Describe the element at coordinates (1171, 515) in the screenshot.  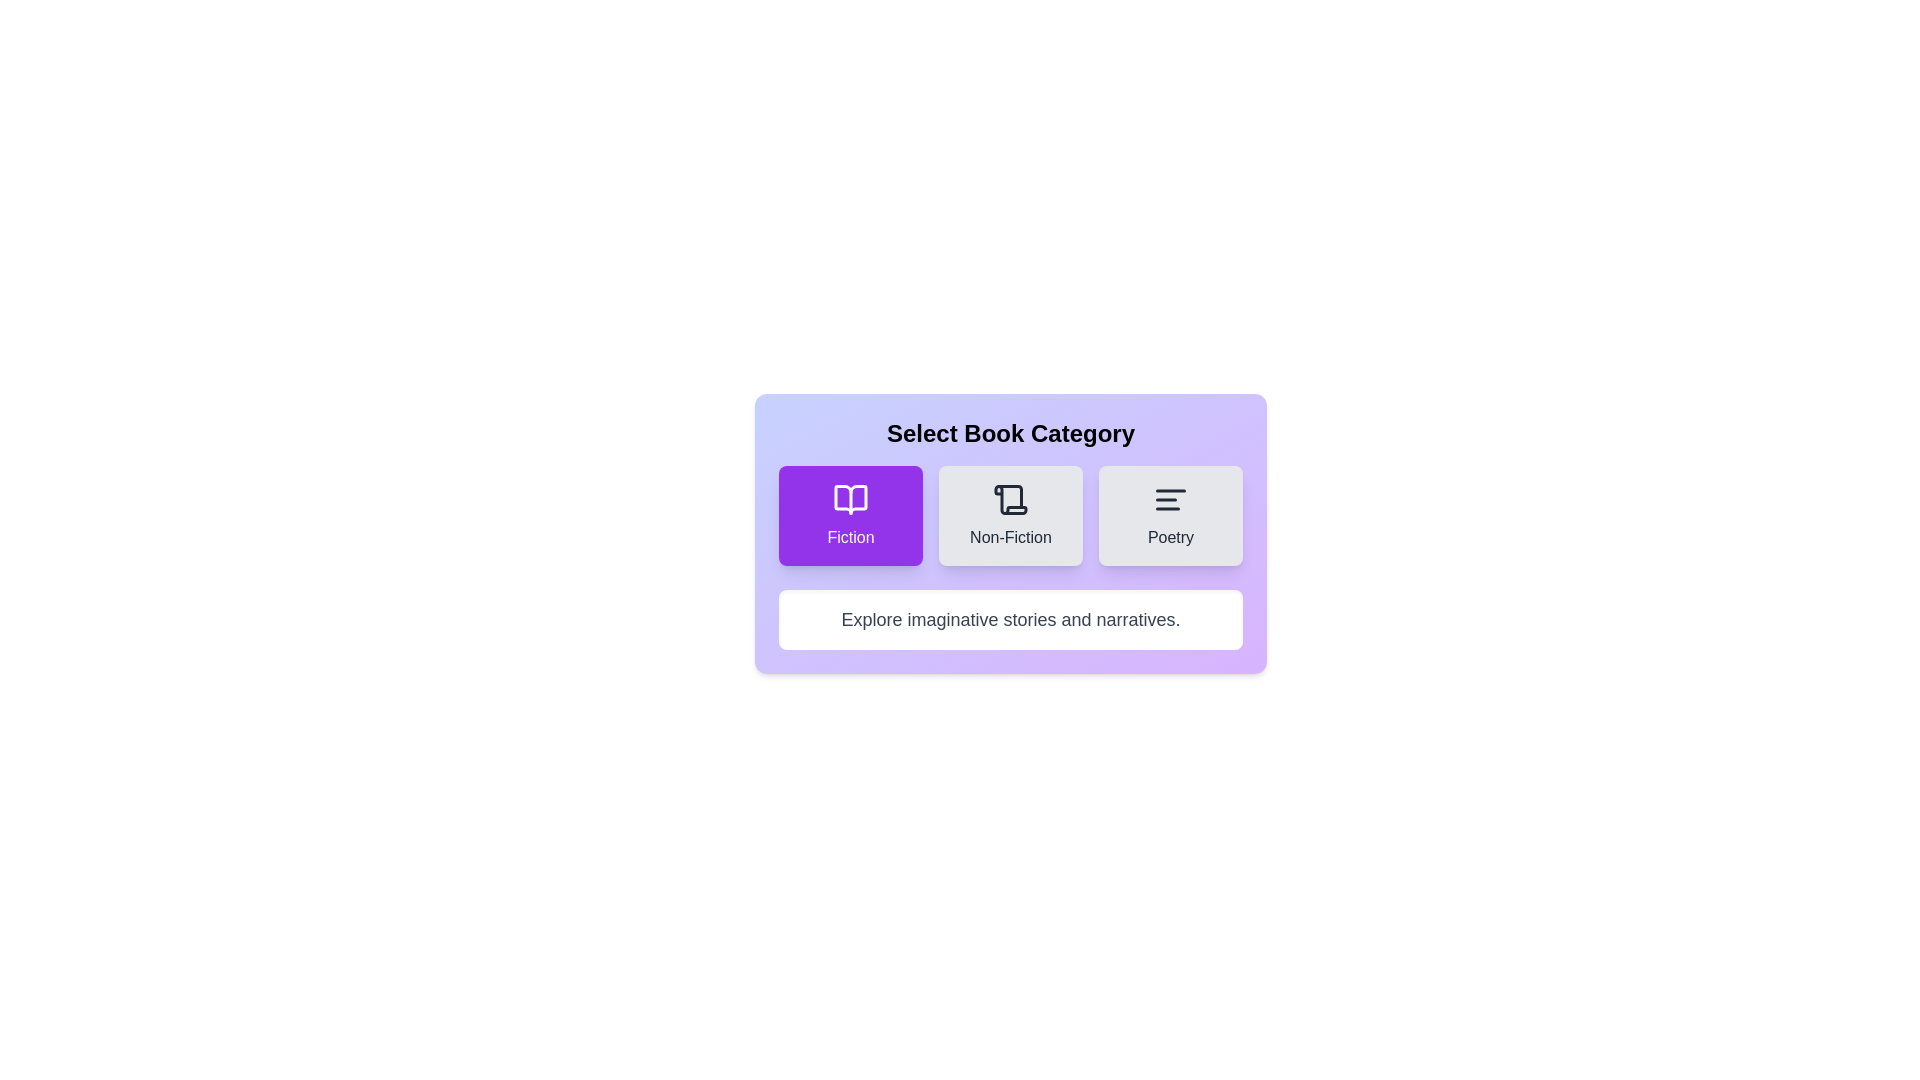
I see `the 'Poetry' button to select the category` at that location.